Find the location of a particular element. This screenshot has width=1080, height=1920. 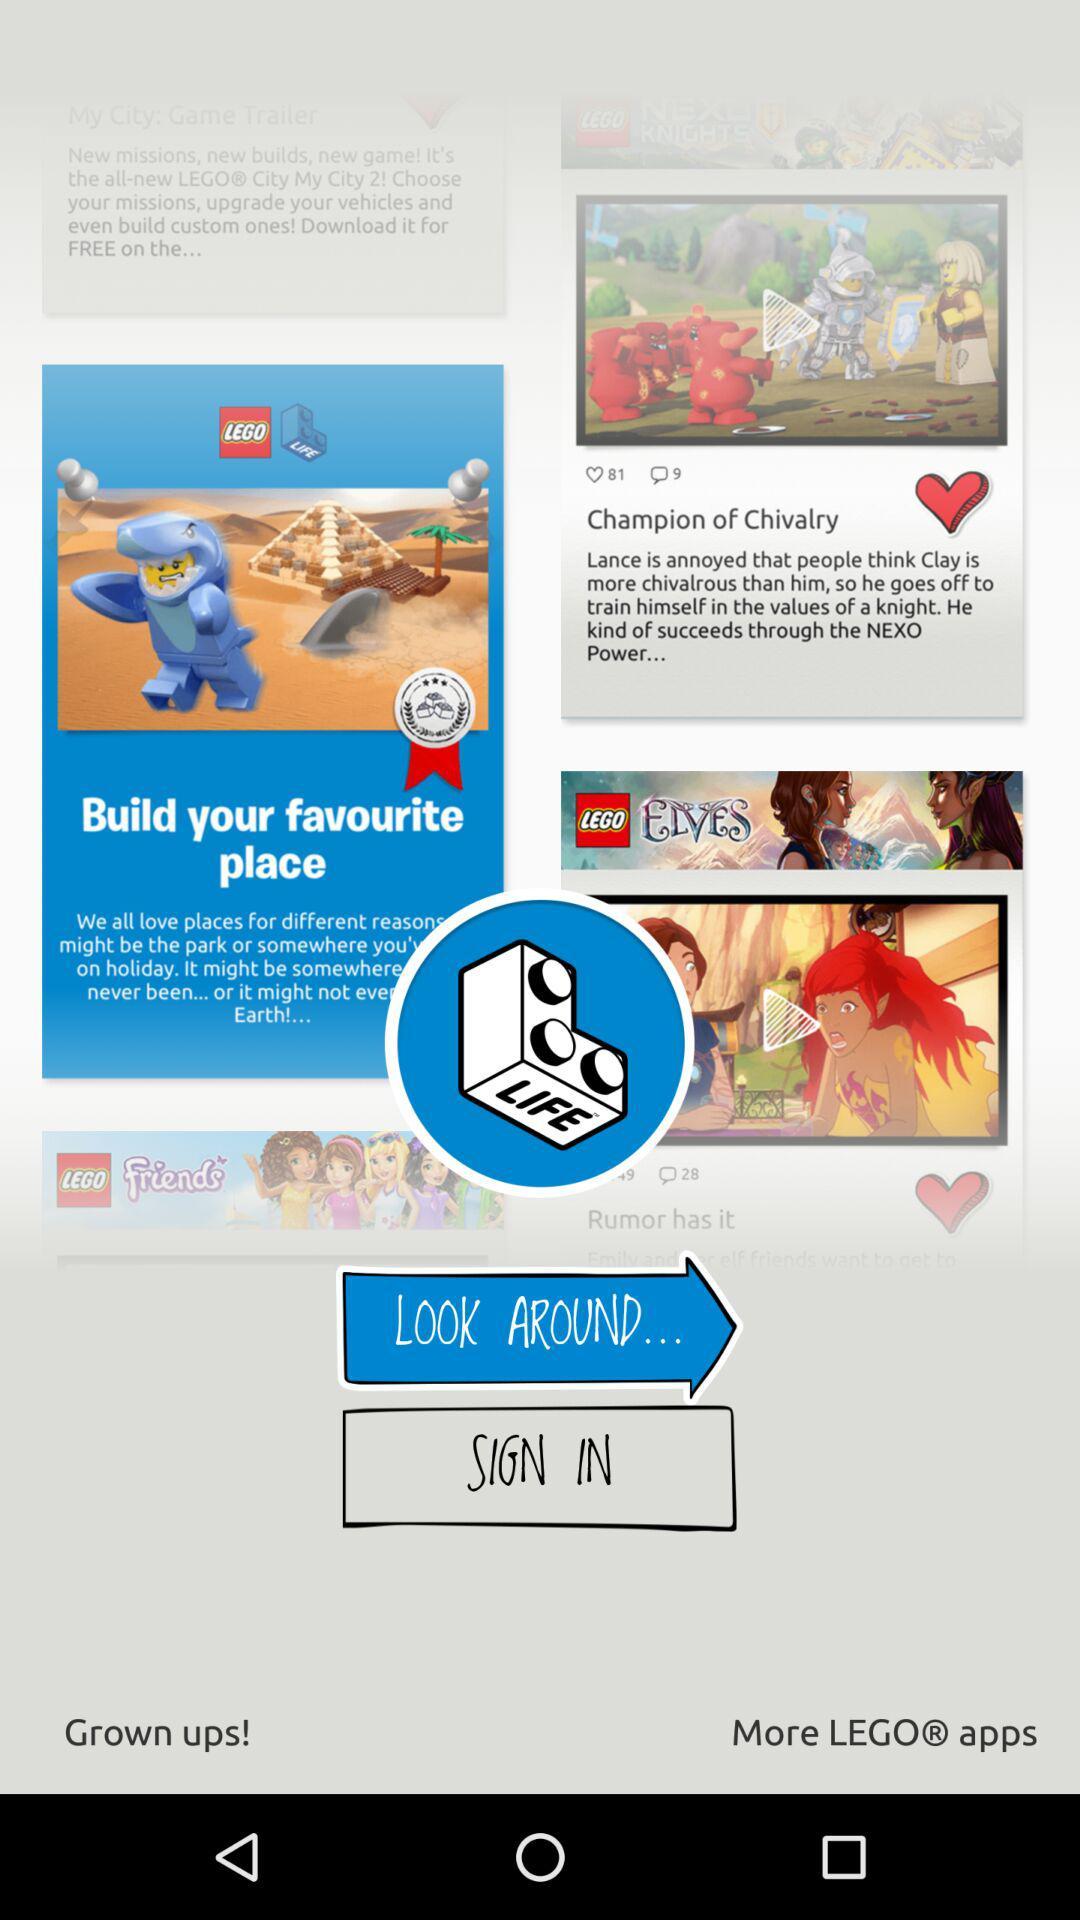

the text shown at the bottom right corner of the page is located at coordinates (883, 1730).